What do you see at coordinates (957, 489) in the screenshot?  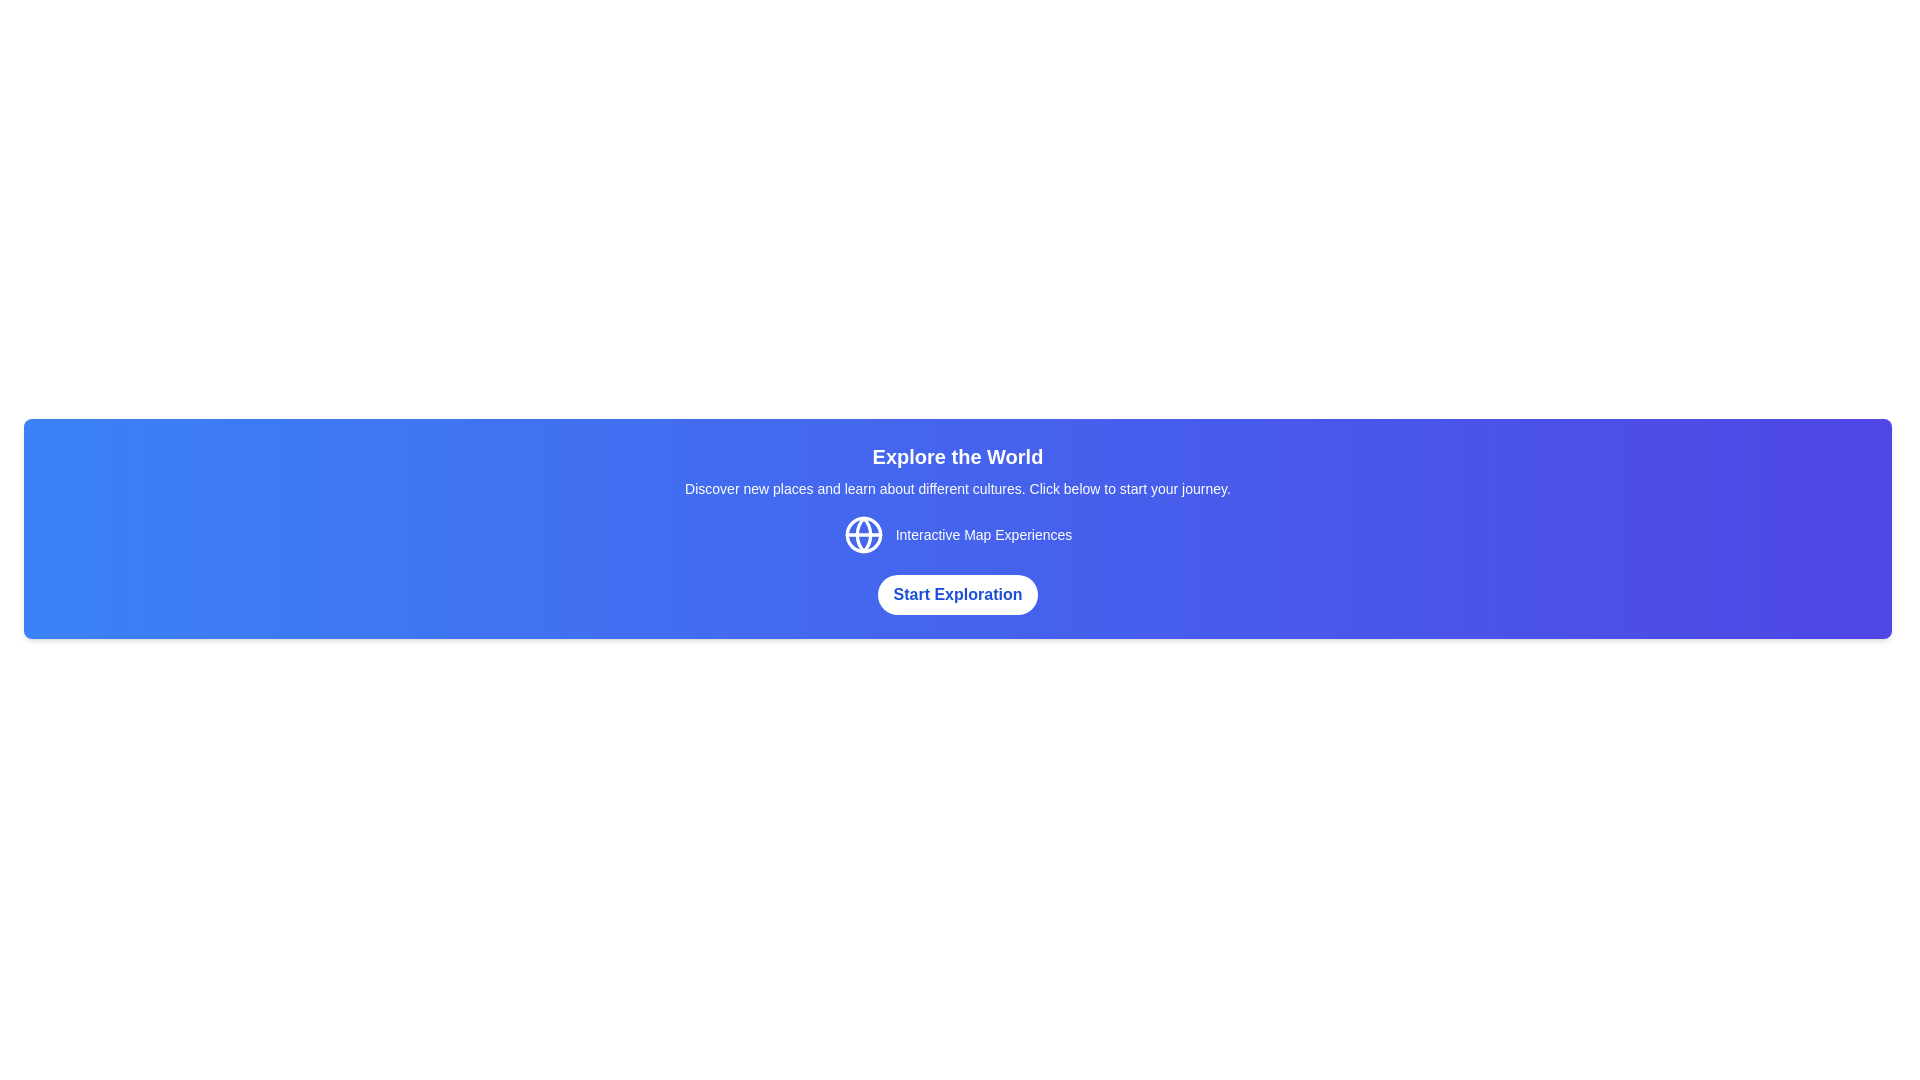 I see `the text display that reads 'Discover new places and learn about different cultures.' which is centrally aligned in a rounded rectangular section on a gradient blue background, located below the title 'Explore the World'` at bounding box center [957, 489].